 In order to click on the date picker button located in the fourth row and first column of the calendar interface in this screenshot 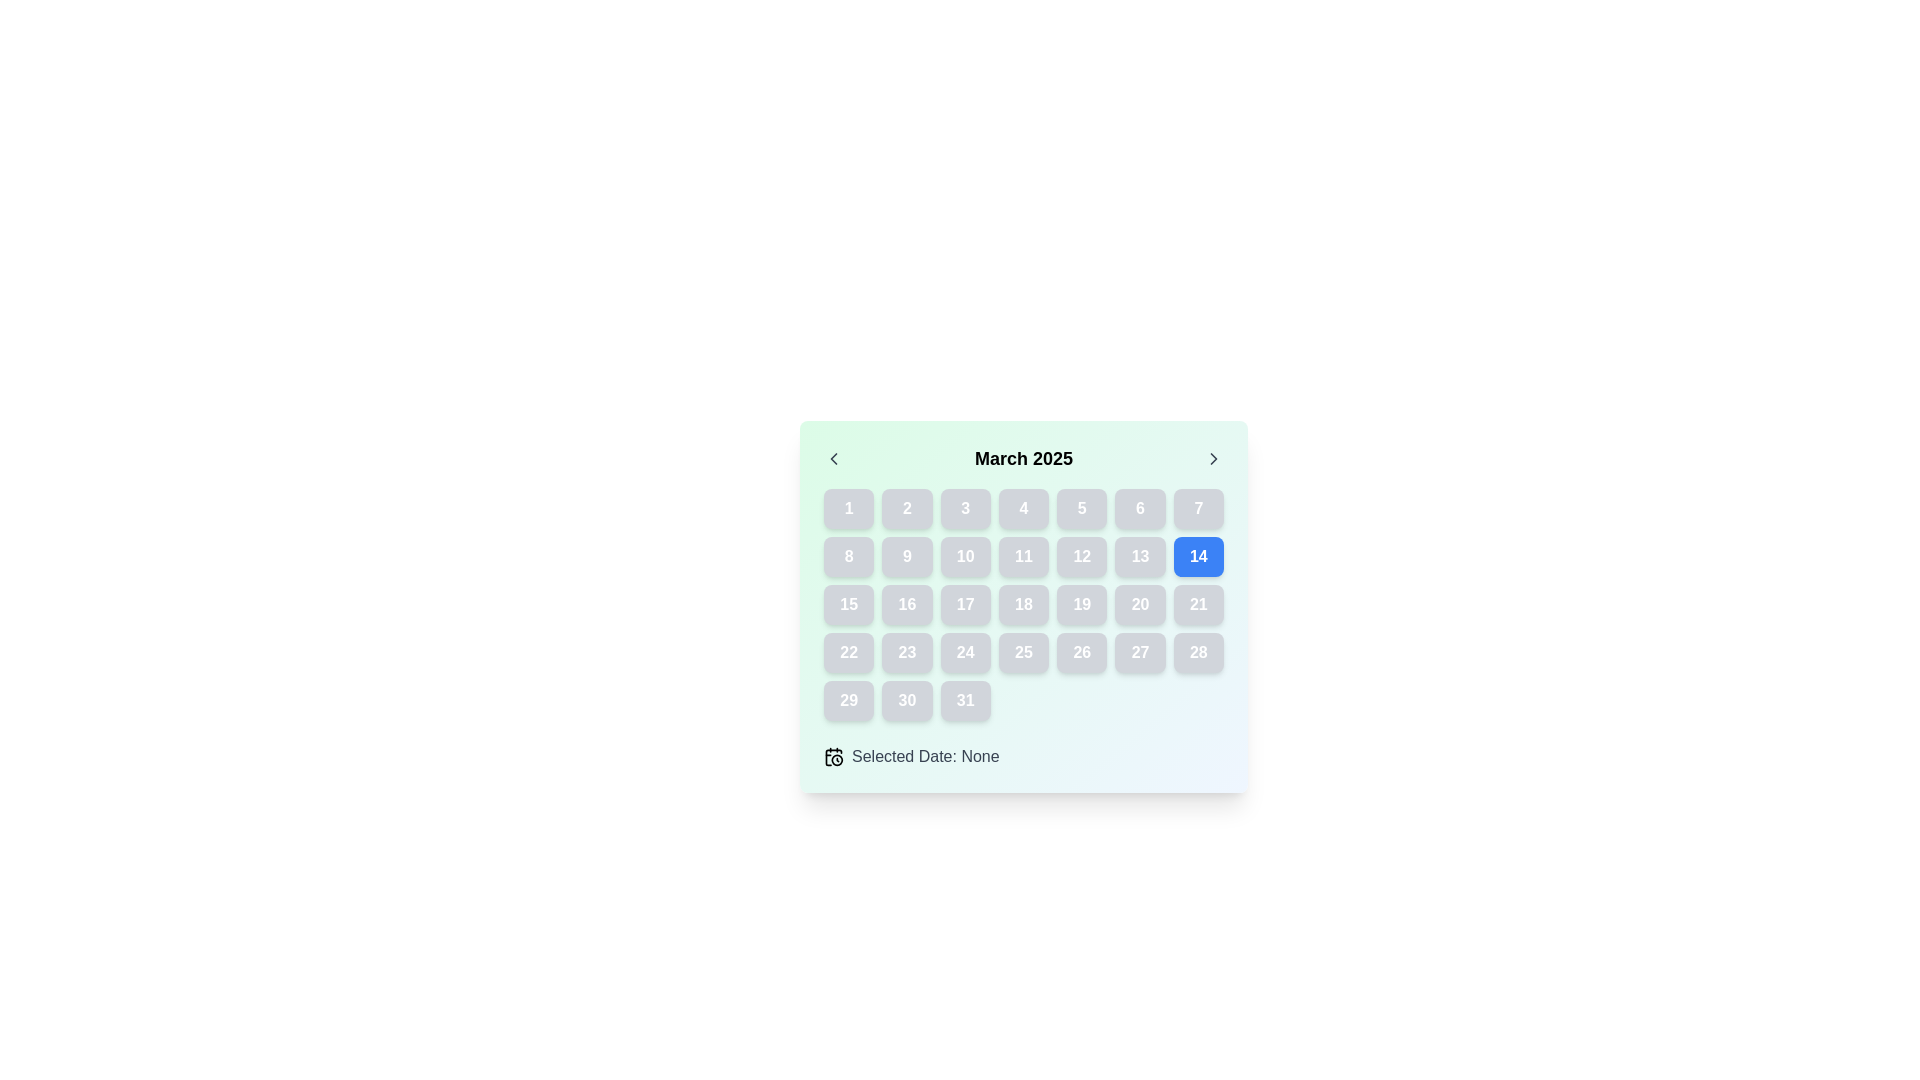, I will do `click(849, 652)`.